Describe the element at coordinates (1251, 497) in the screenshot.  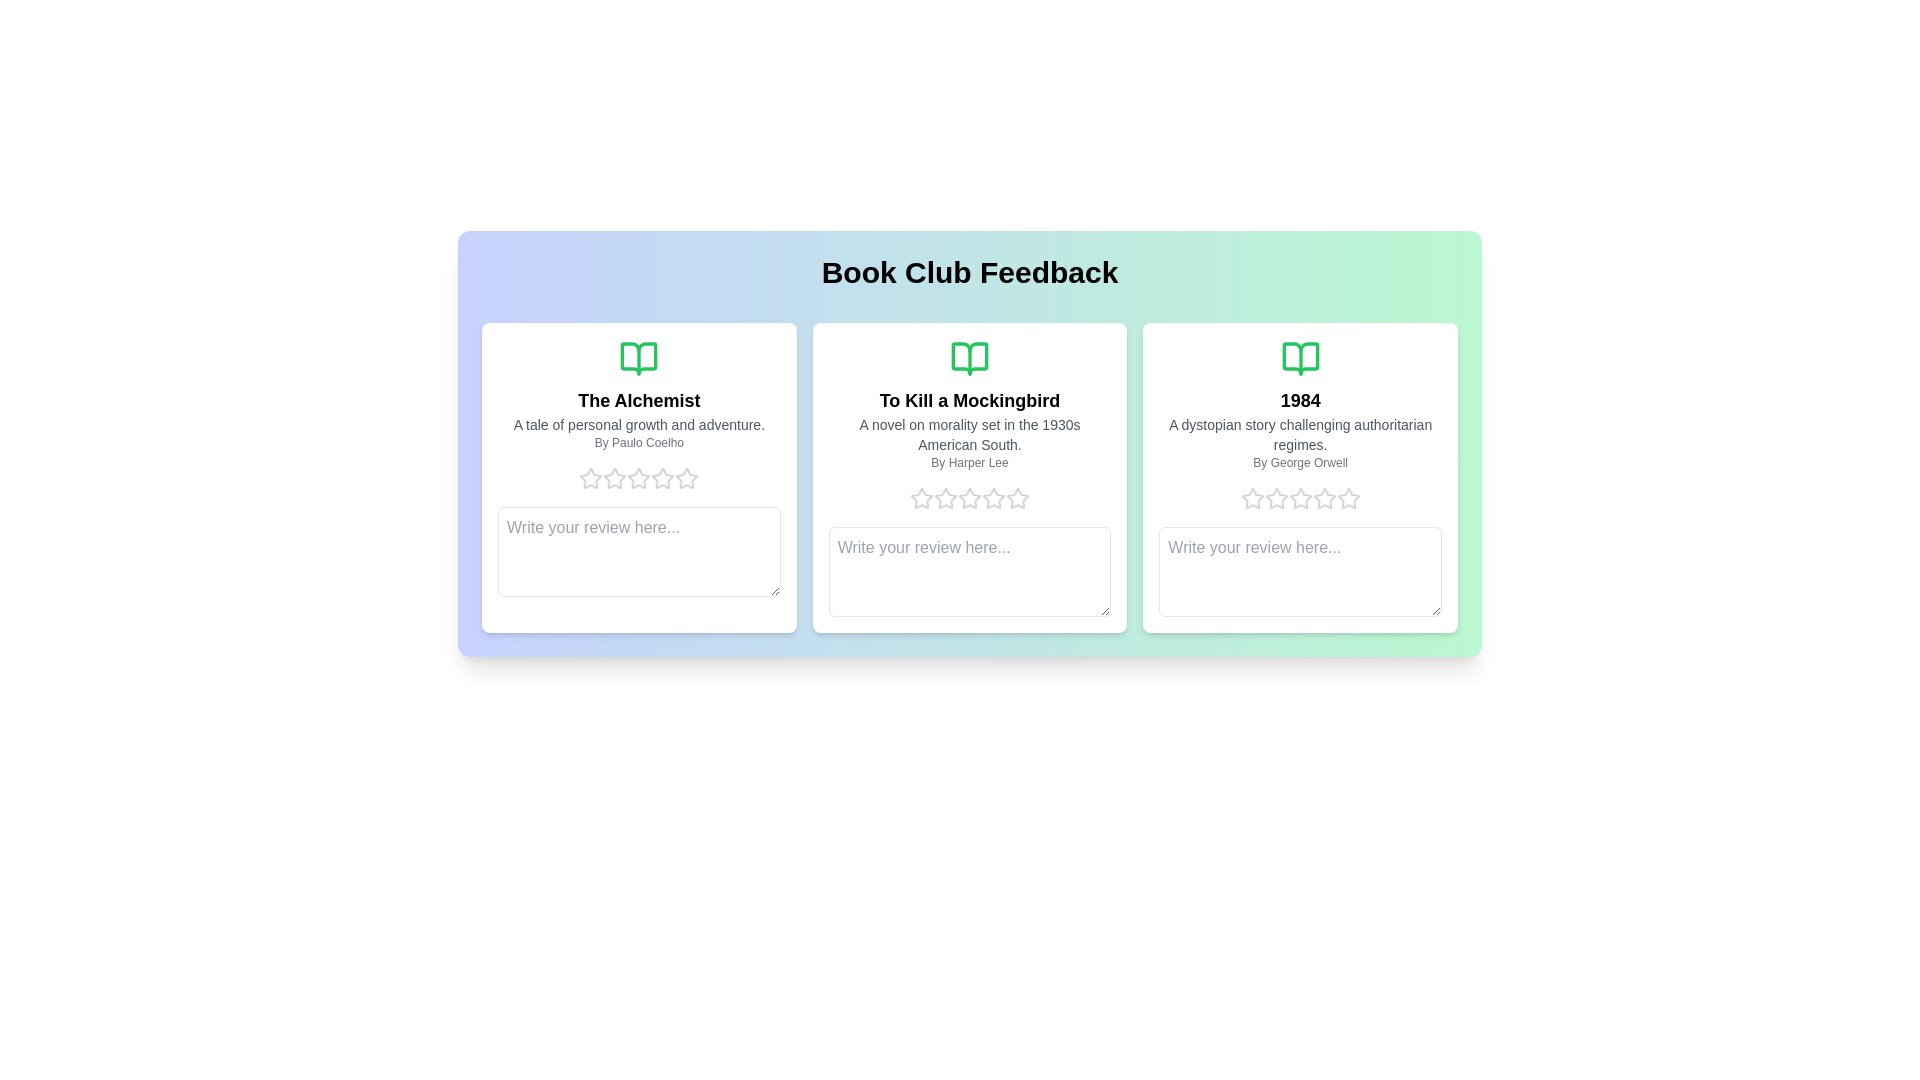
I see `the first star-shaped Interactive Rating Icon in the Book Club Feedback section for the book '1984' by George Orwell` at that location.